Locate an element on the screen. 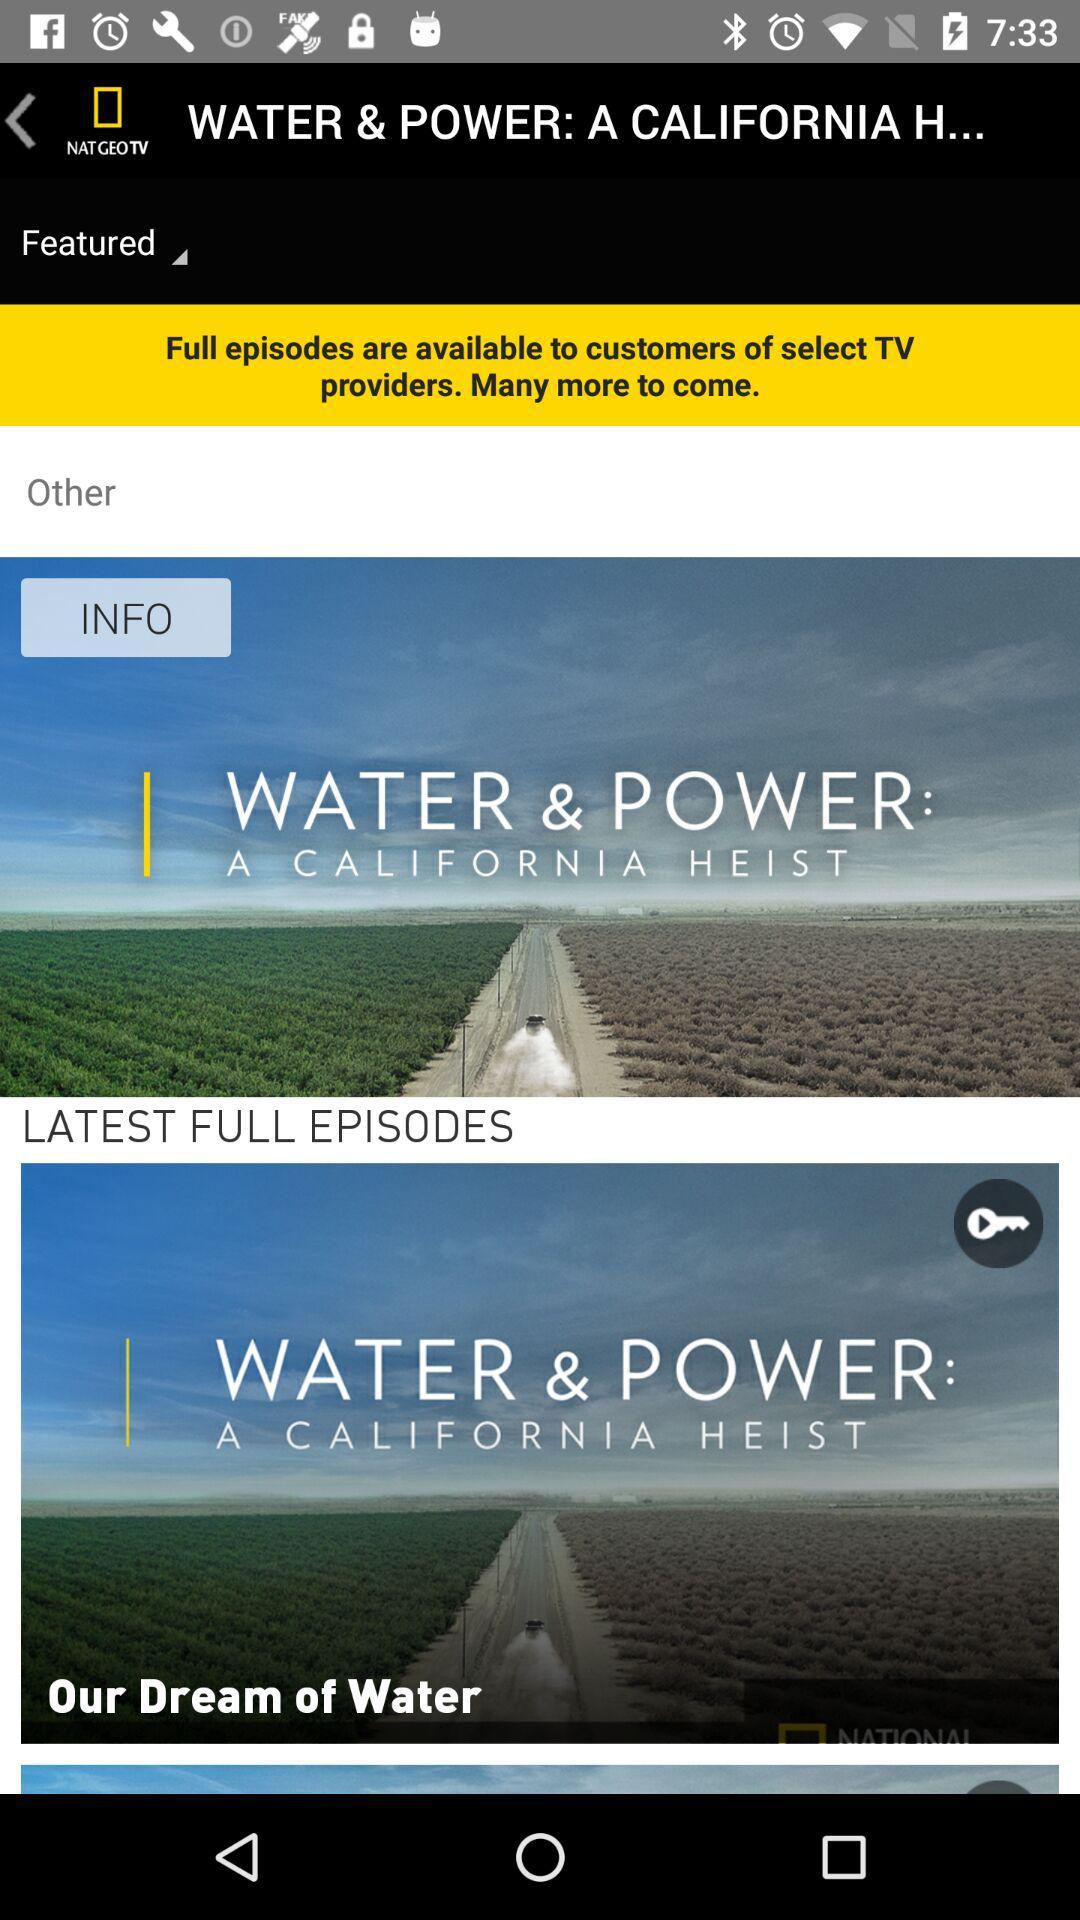 This screenshot has width=1080, height=1920. the icon next to the water power a icon is located at coordinates (108, 119).